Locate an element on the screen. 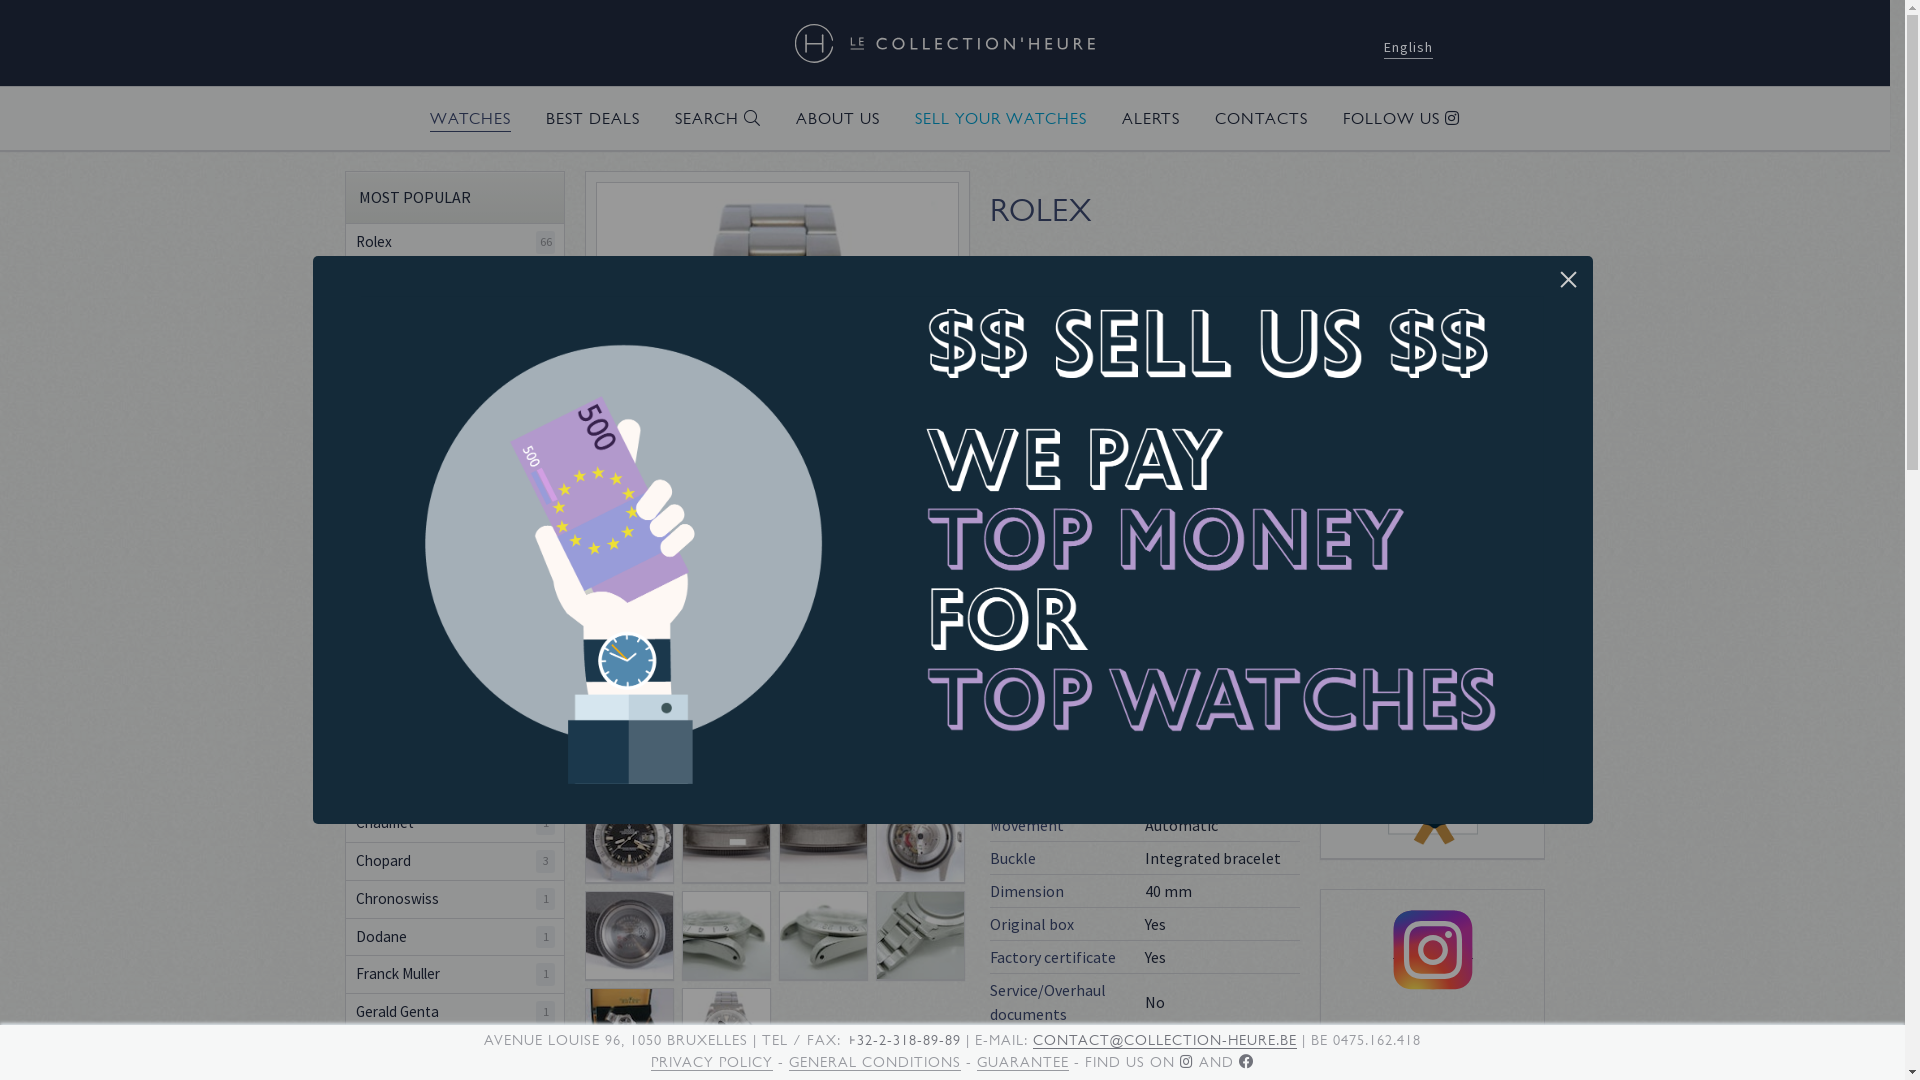  'SELL YOUR WATCHES' is located at coordinates (1001, 119).